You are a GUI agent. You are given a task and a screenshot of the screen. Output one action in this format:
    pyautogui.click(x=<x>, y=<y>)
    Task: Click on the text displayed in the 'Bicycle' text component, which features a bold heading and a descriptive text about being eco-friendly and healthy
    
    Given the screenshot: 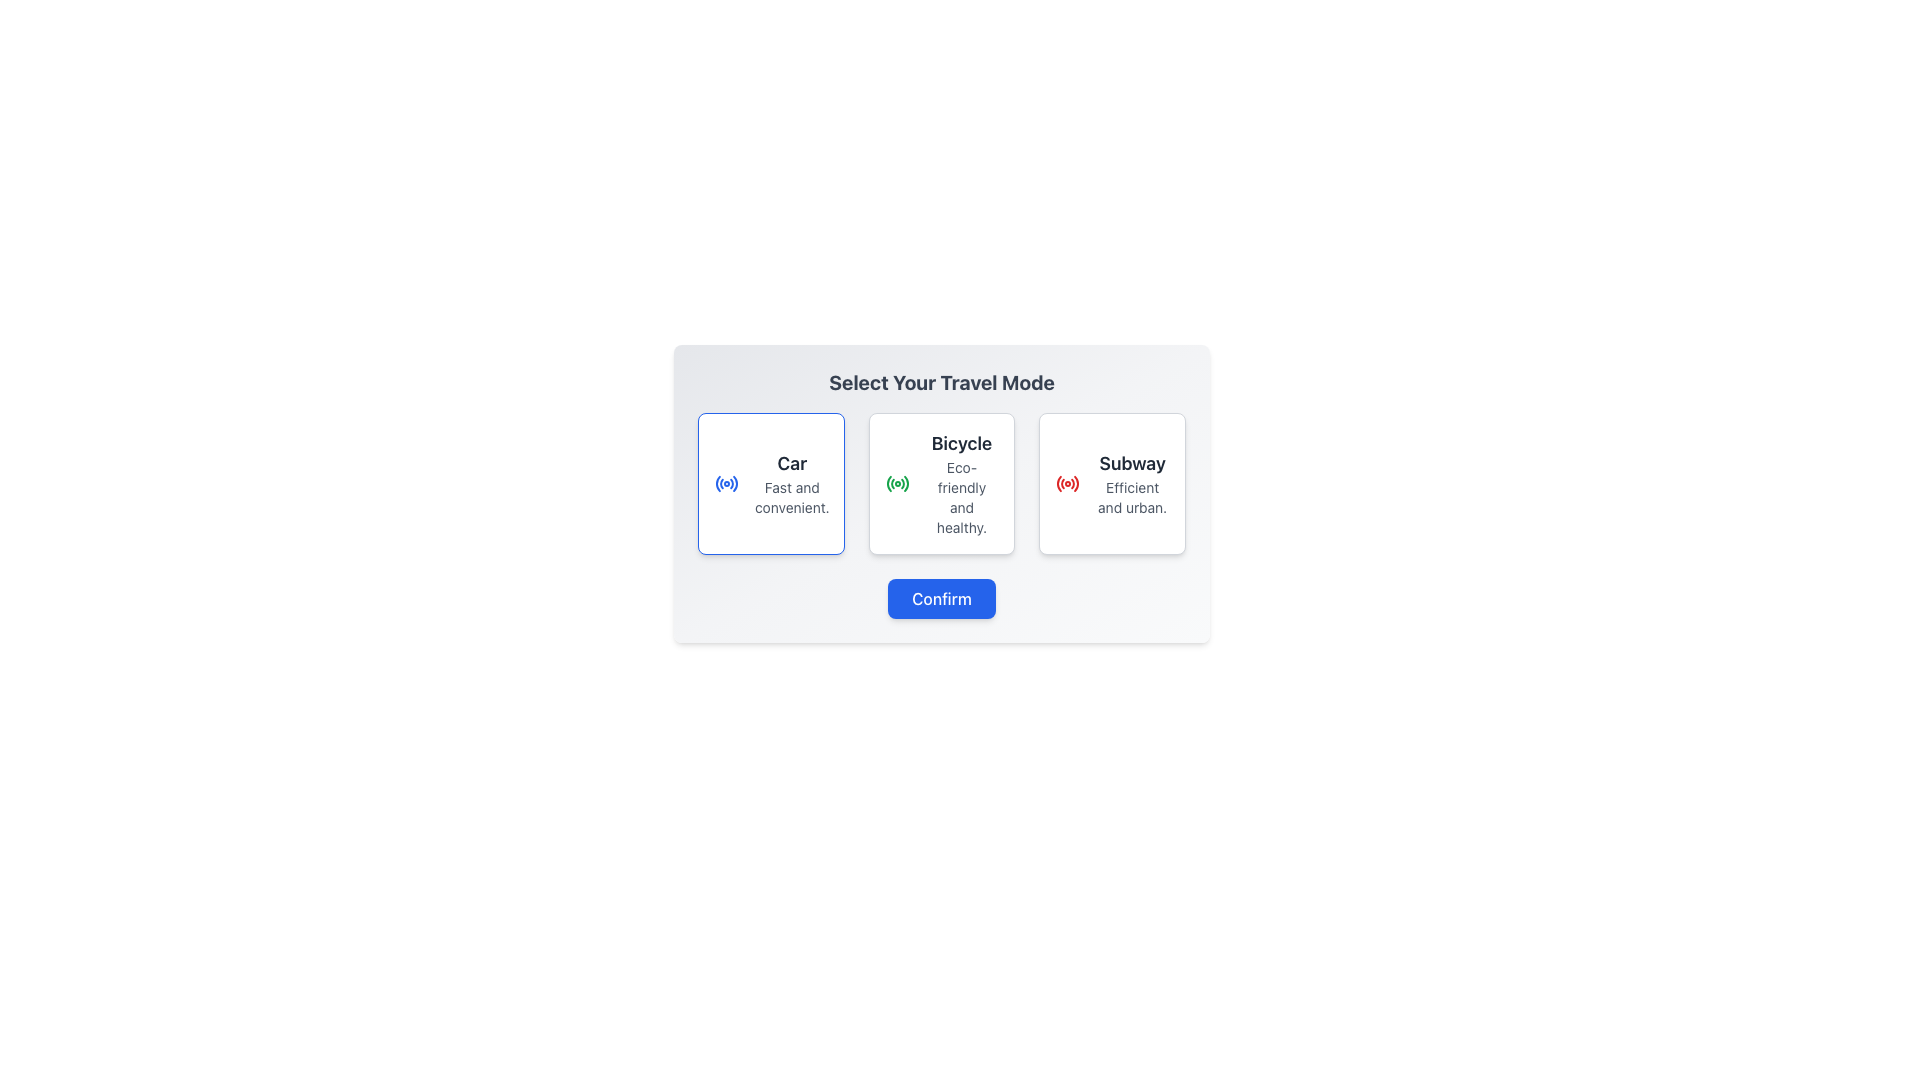 What is the action you would take?
    pyautogui.click(x=961, y=483)
    